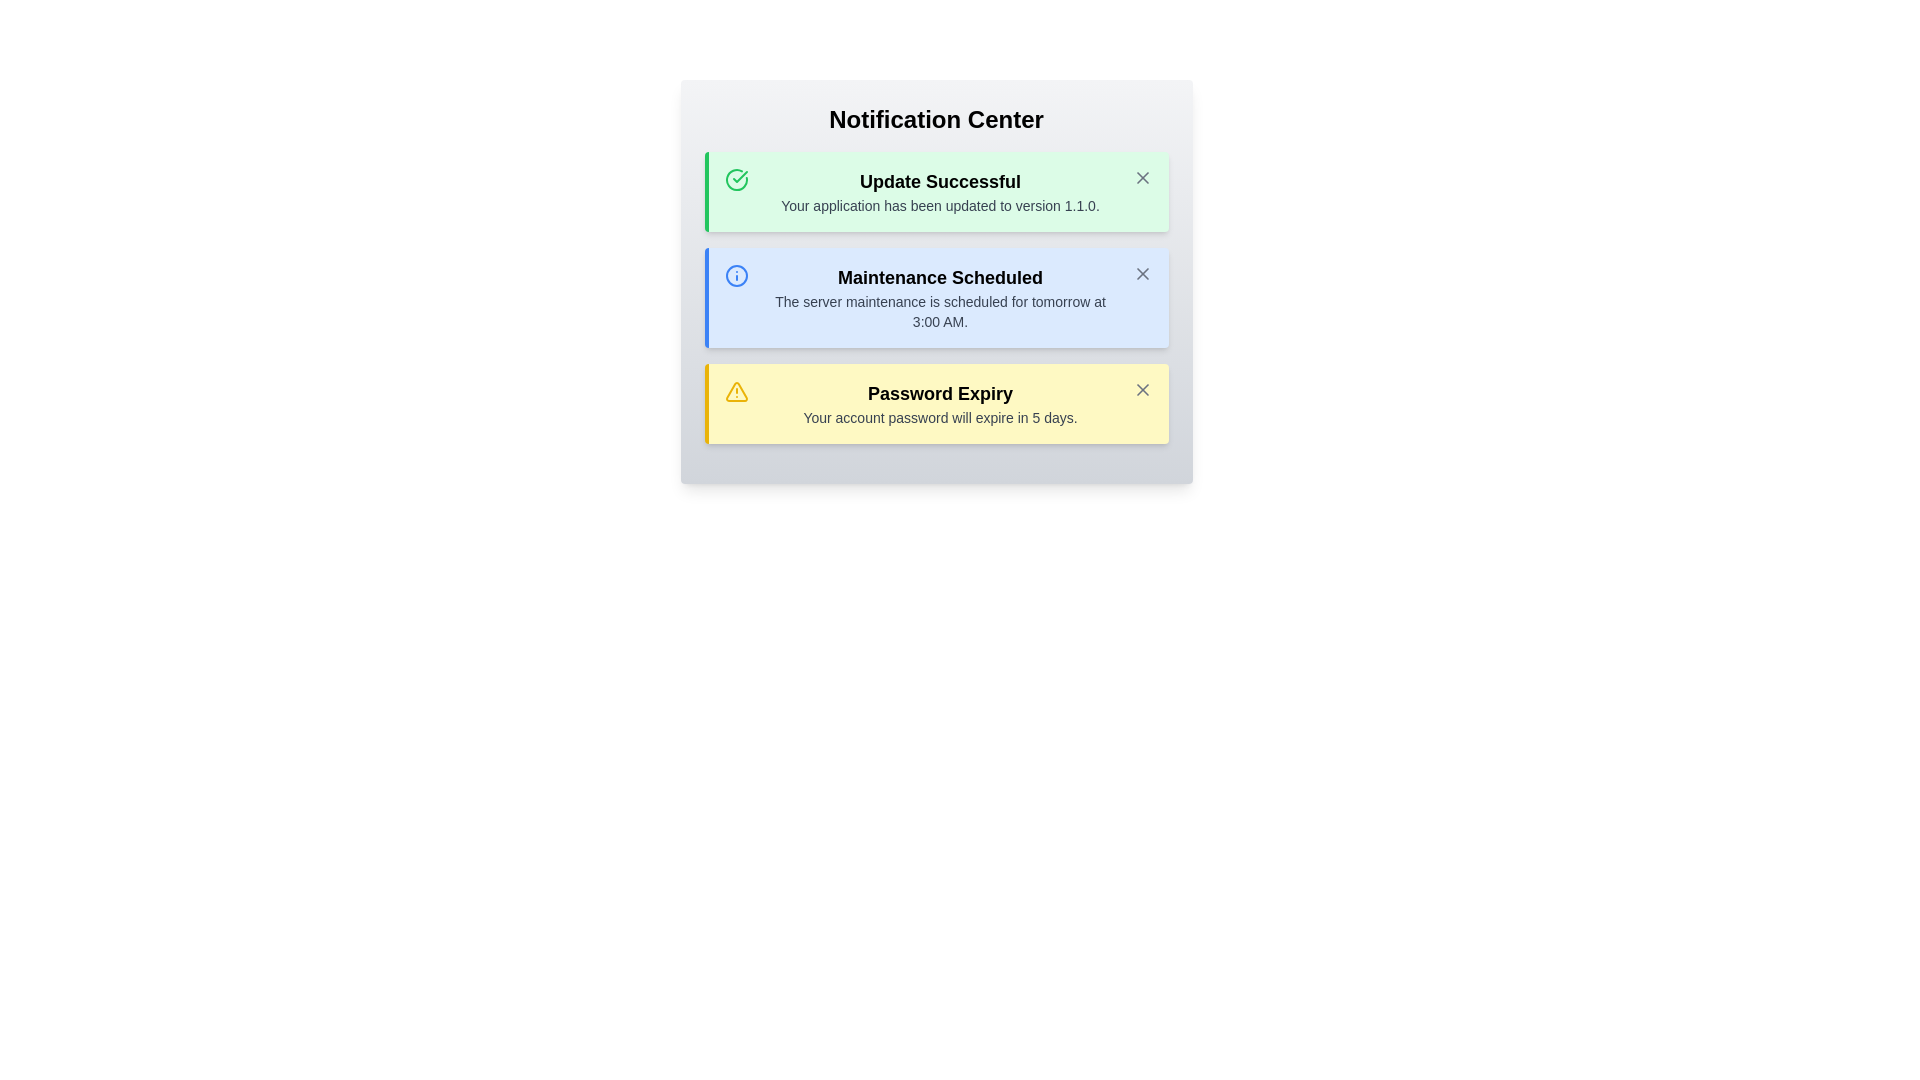  What do you see at coordinates (939, 181) in the screenshot?
I see `the 'Update Successful' text label at the top of the notification list in the Notification Center to provide immediate feedback to the user about the action` at bounding box center [939, 181].